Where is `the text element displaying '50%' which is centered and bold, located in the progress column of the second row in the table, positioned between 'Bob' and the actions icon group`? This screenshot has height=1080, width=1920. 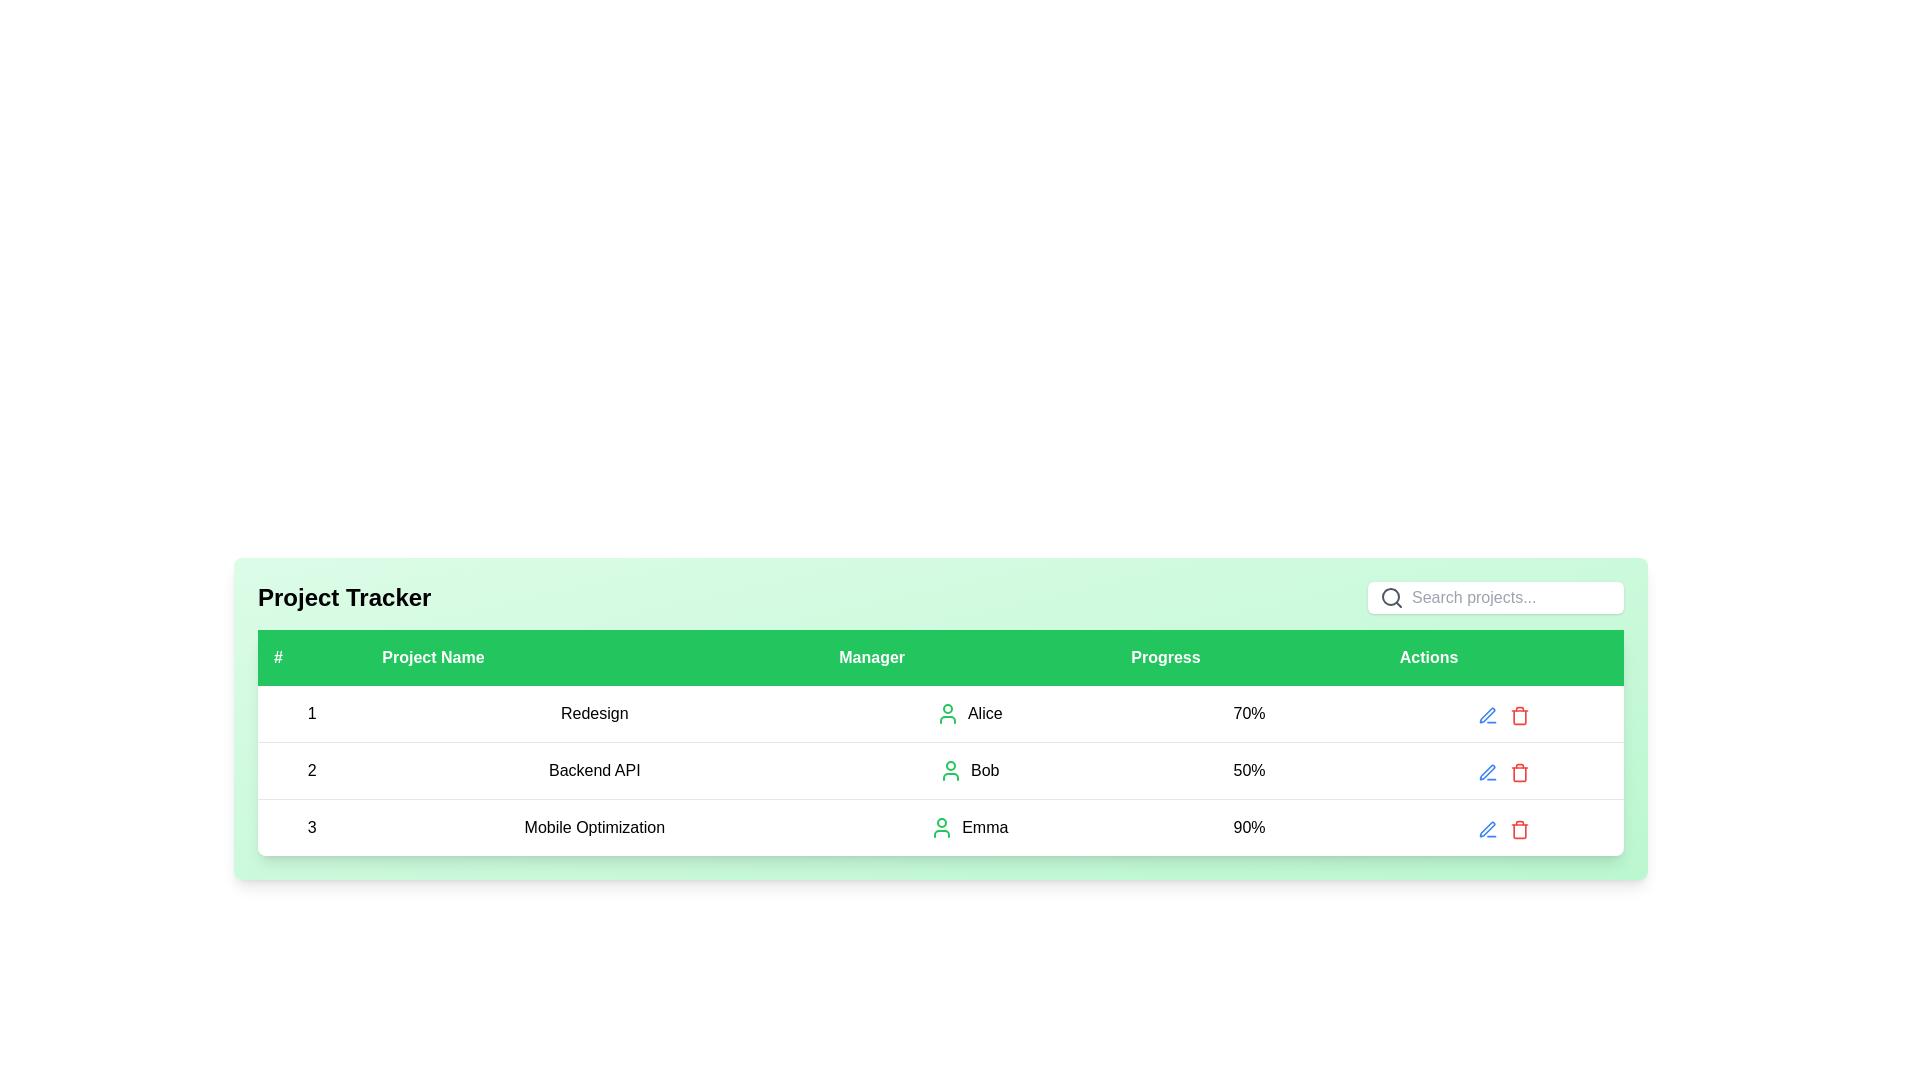
the text element displaying '50%' which is centered and bold, located in the progress column of the second row in the table, positioned between 'Bob' and the actions icon group is located at coordinates (1248, 770).